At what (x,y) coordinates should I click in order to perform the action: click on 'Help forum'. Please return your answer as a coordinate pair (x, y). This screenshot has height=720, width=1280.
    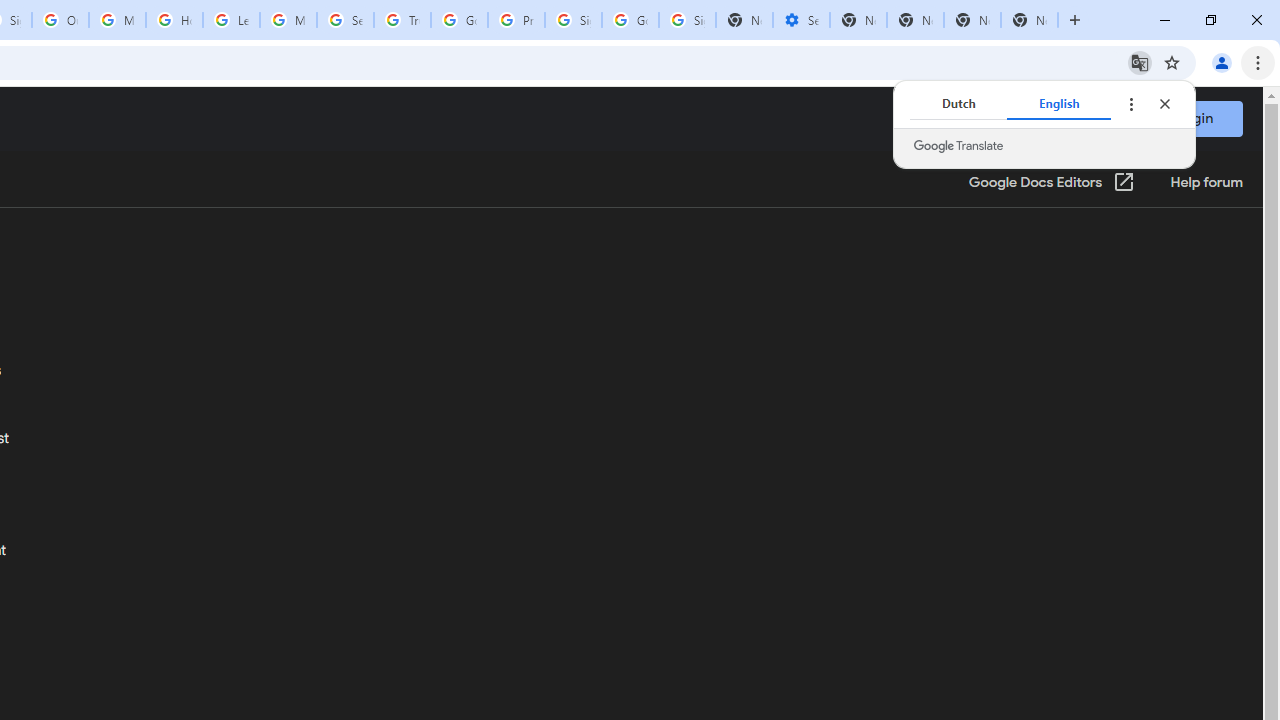
    Looking at the image, I should click on (1205, 183).